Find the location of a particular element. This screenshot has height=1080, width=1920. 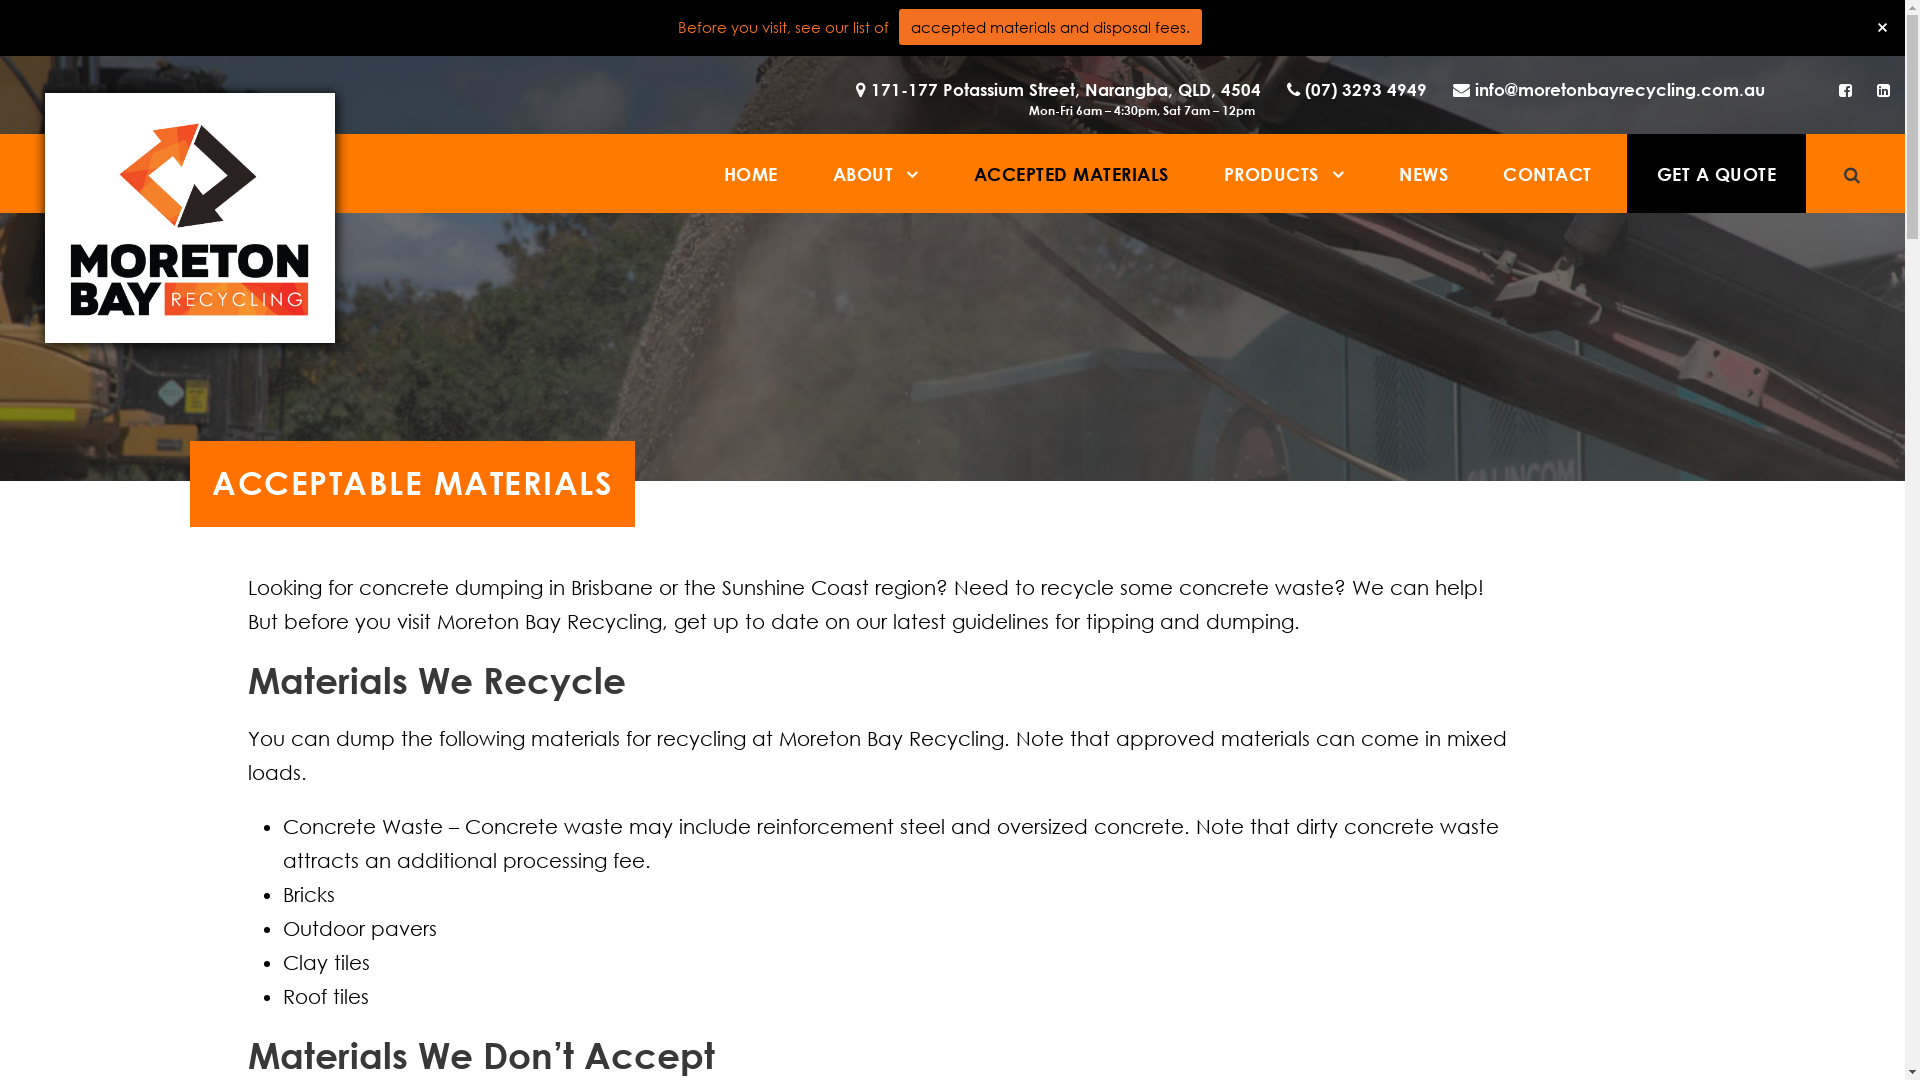

'PRODUCTS' is located at coordinates (1284, 172).